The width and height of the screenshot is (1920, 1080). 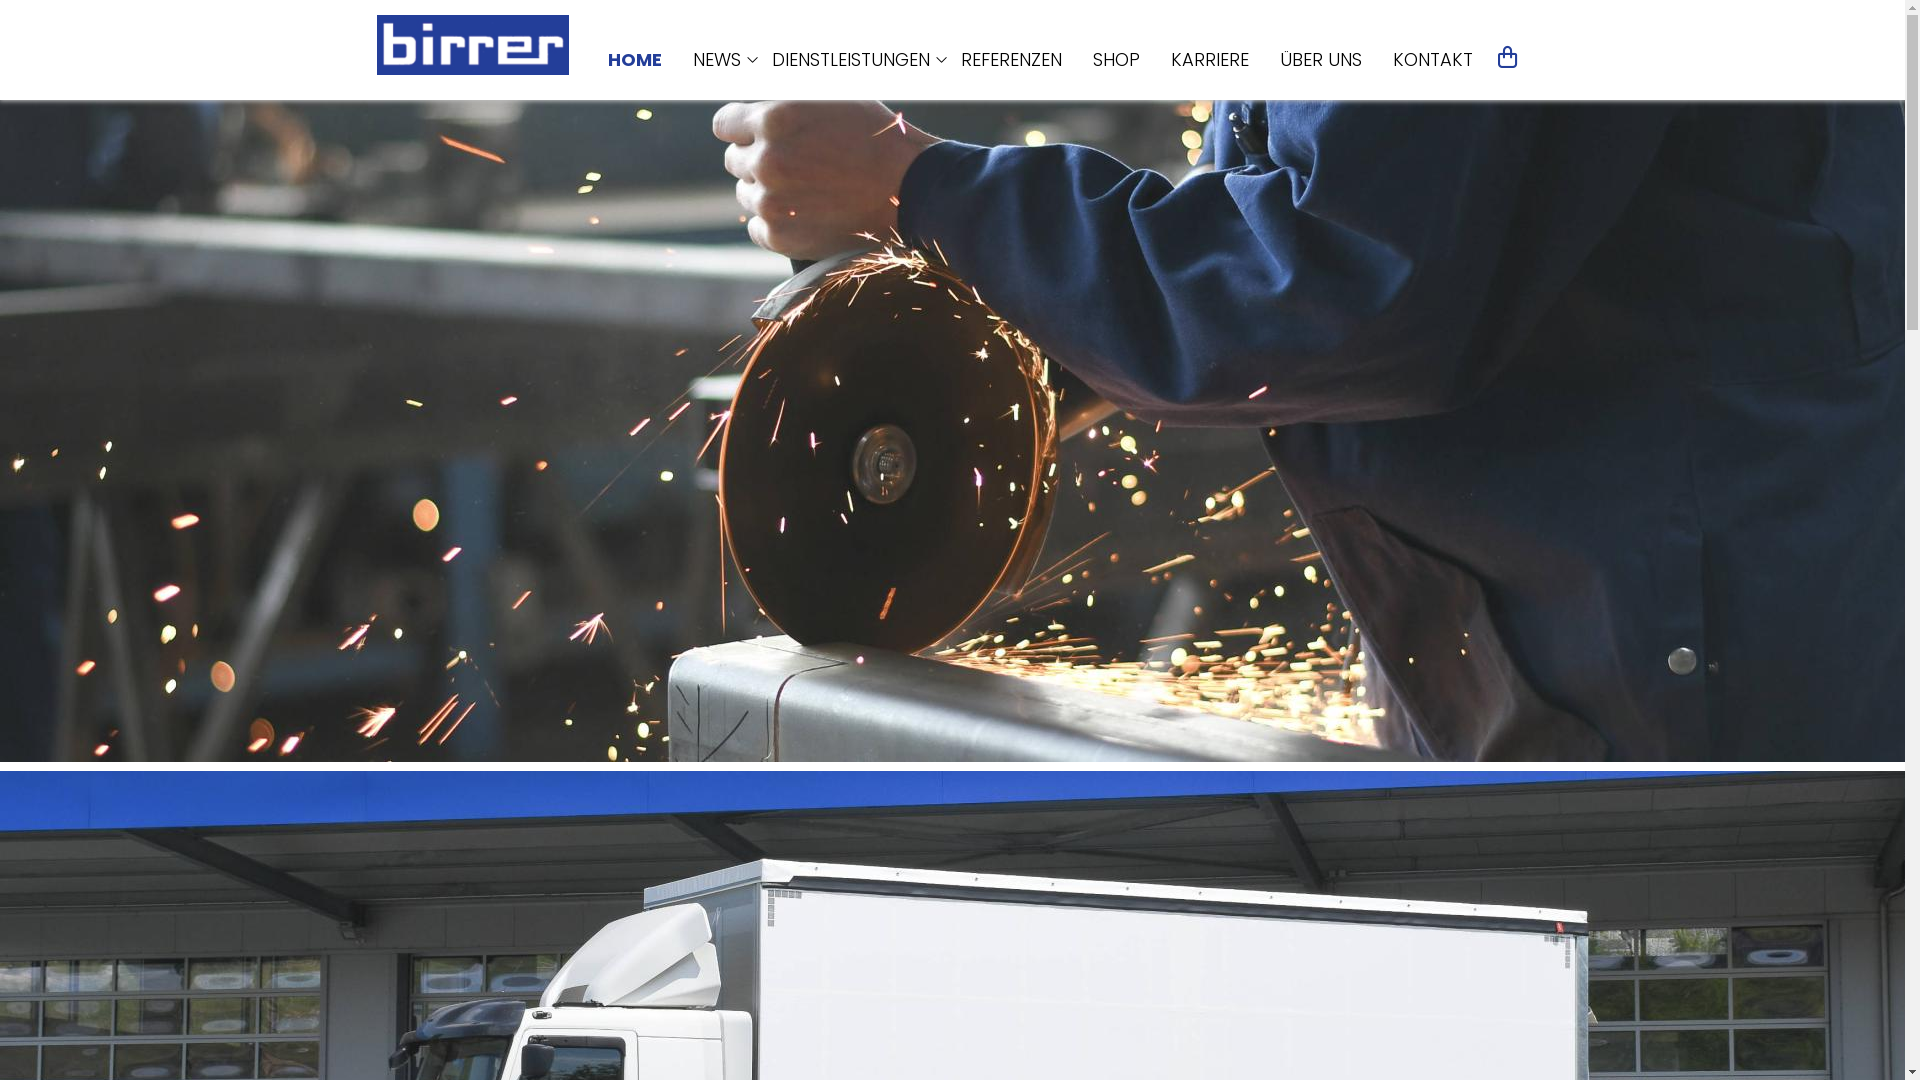 I want to click on 'DIENSTLEISTUNGEN', so click(x=850, y=58).